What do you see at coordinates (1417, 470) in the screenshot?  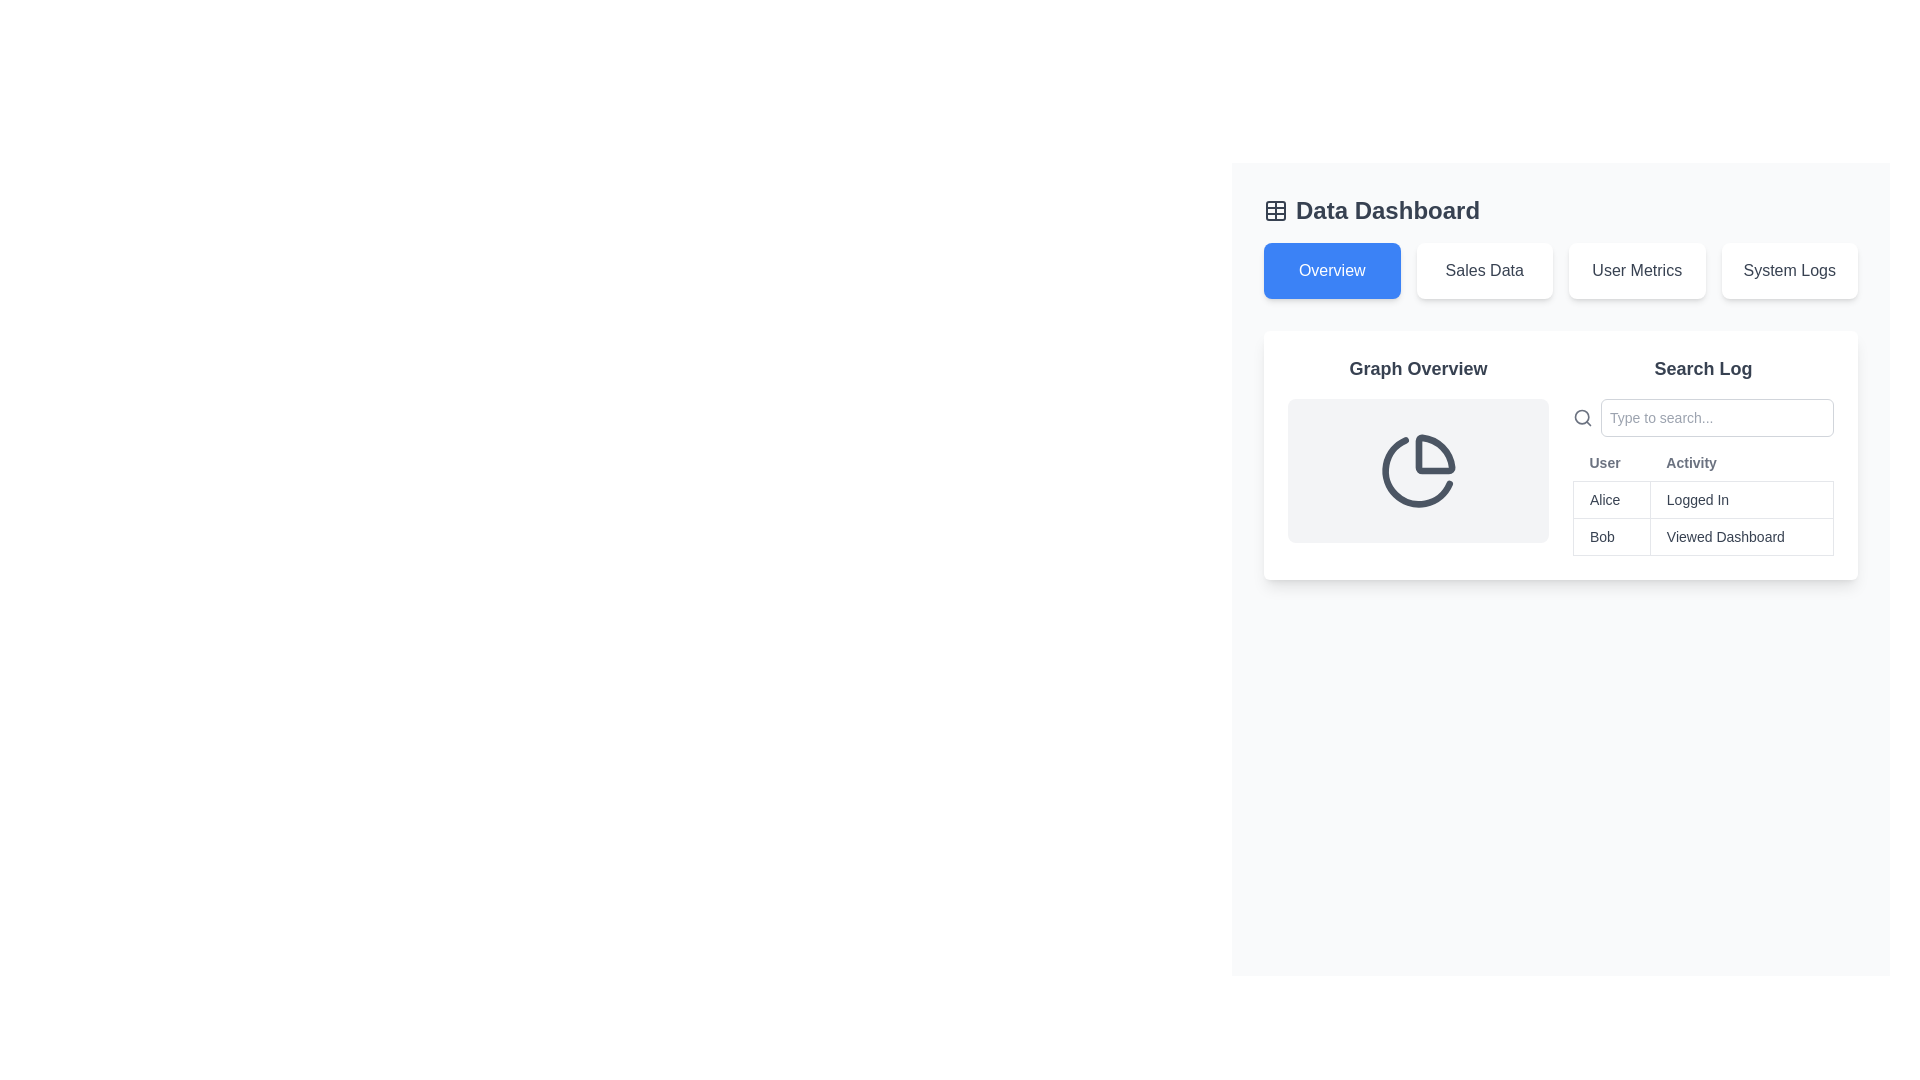 I see `the pie chart icon that is centrally positioned within the white card labeled 'Graph Overview'` at bounding box center [1417, 470].